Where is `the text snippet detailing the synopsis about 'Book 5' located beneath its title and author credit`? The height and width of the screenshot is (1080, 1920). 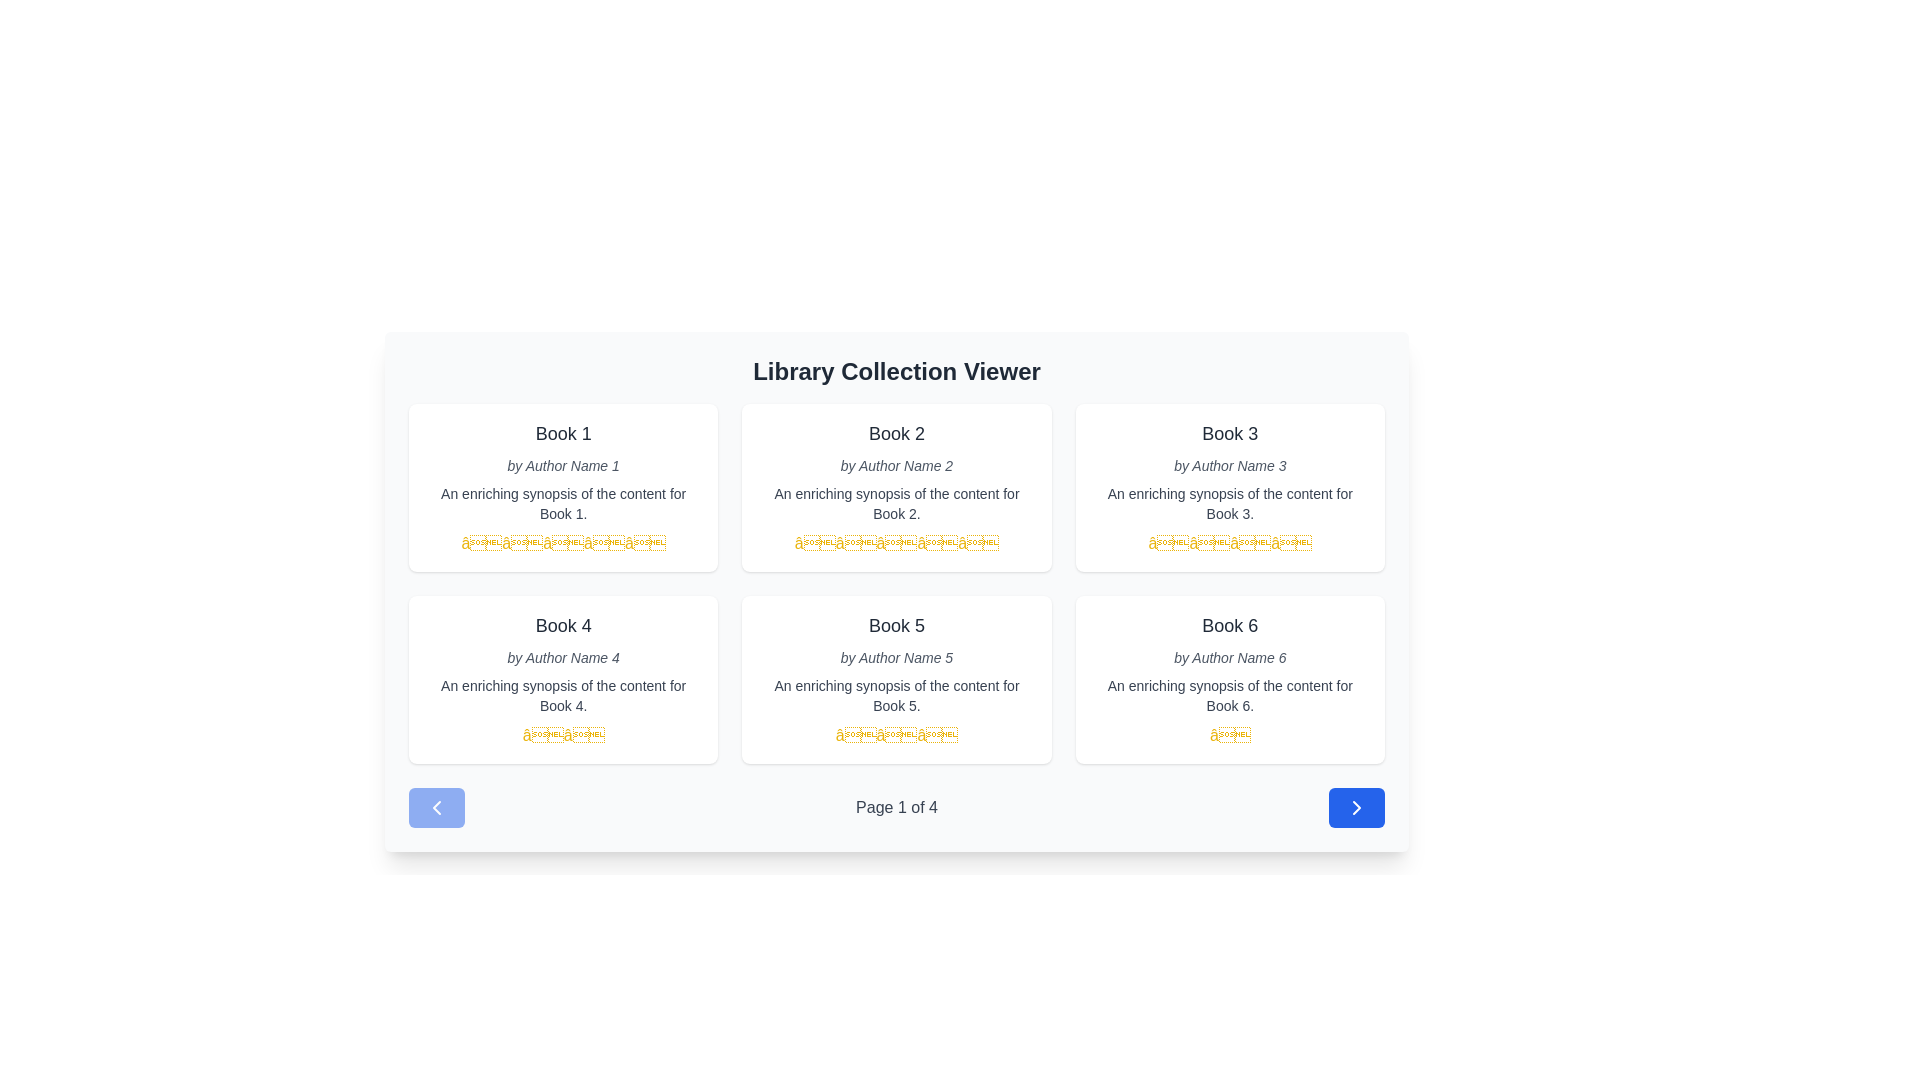
the text snippet detailing the synopsis about 'Book 5' located beneath its title and author credit is located at coordinates (896, 694).